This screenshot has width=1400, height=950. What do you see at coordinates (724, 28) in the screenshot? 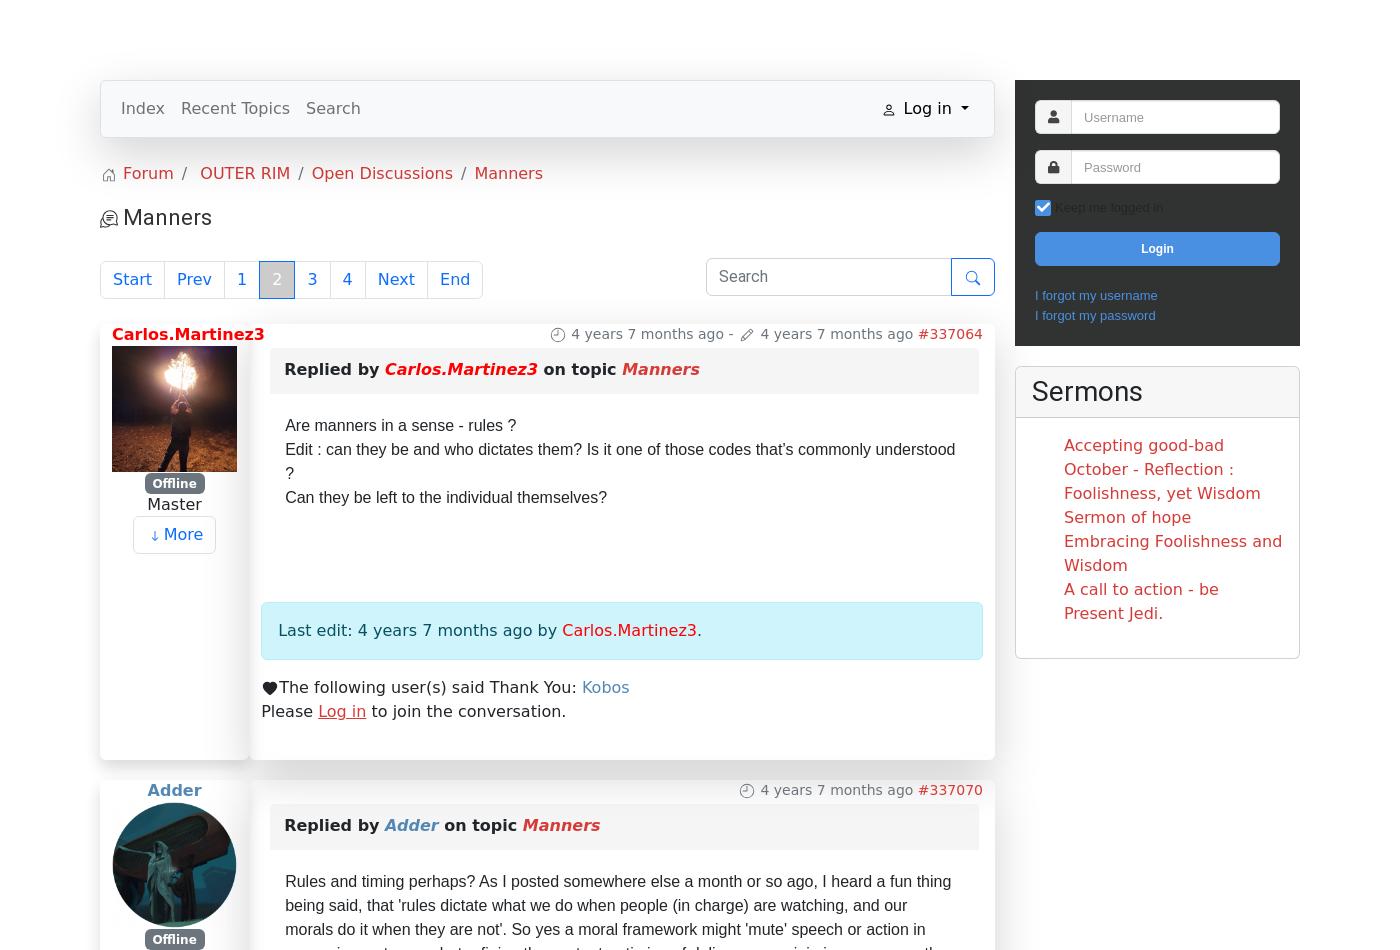
I see `'Doctrine'` at bounding box center [724, 28].